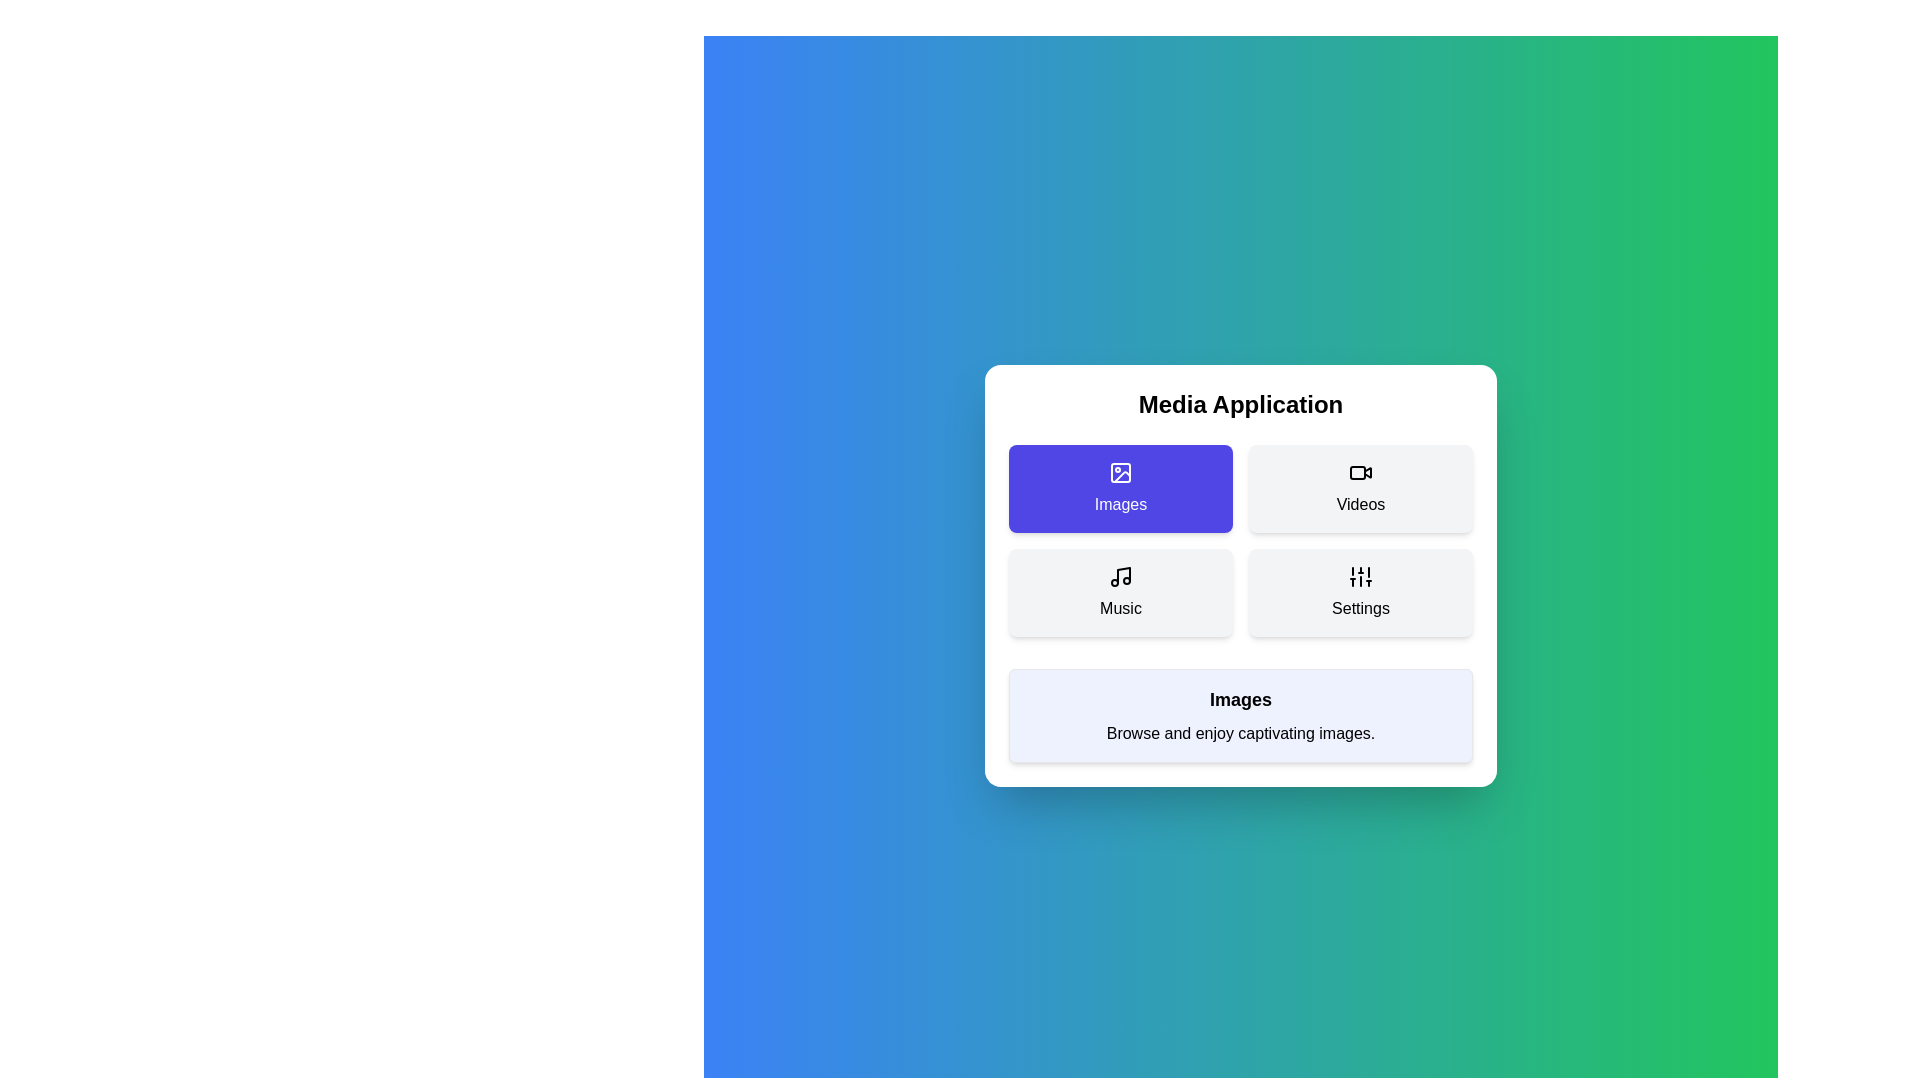  Describe the element at coordinates (1121, 592) in the screenshot. I see `the menu item Music to see its hover effect` at that location.